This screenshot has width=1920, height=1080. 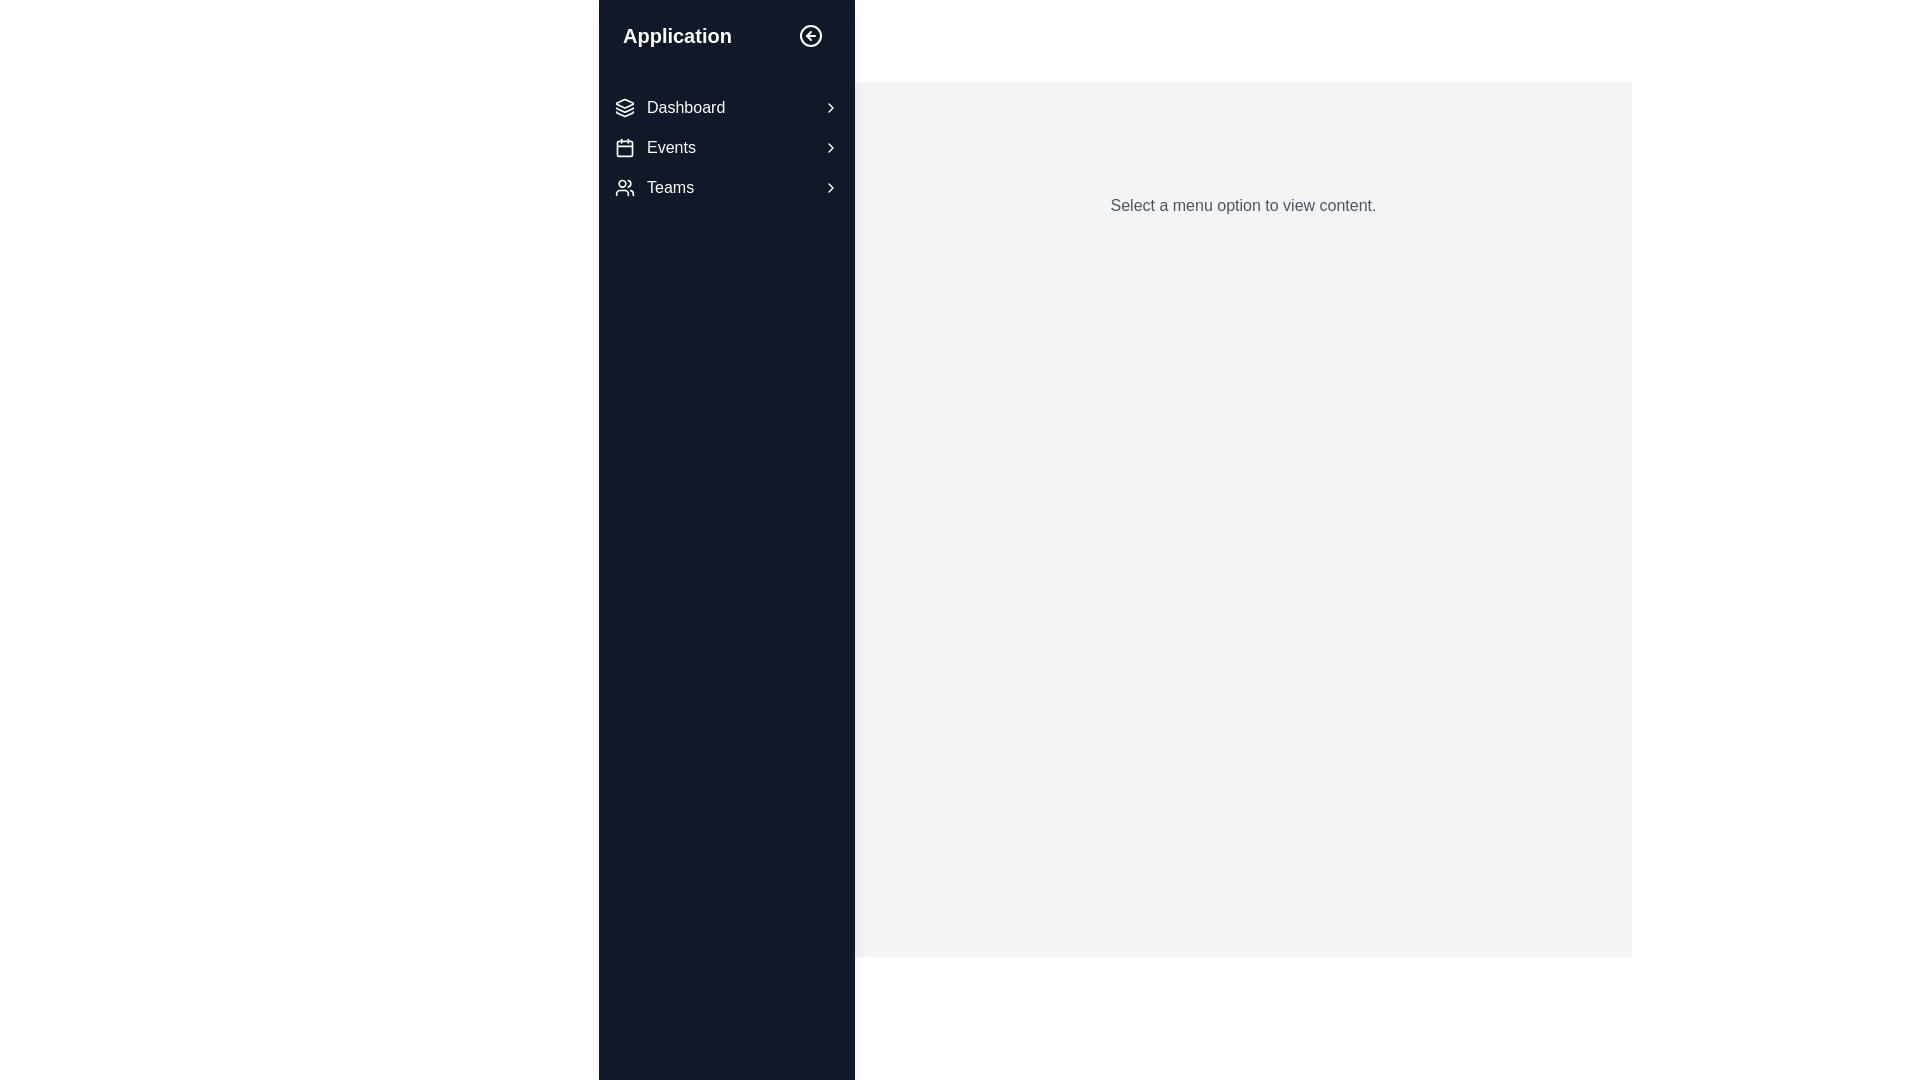 I want to click on the text label that reads 'Select a menu option, so click(x=1242, y=205).